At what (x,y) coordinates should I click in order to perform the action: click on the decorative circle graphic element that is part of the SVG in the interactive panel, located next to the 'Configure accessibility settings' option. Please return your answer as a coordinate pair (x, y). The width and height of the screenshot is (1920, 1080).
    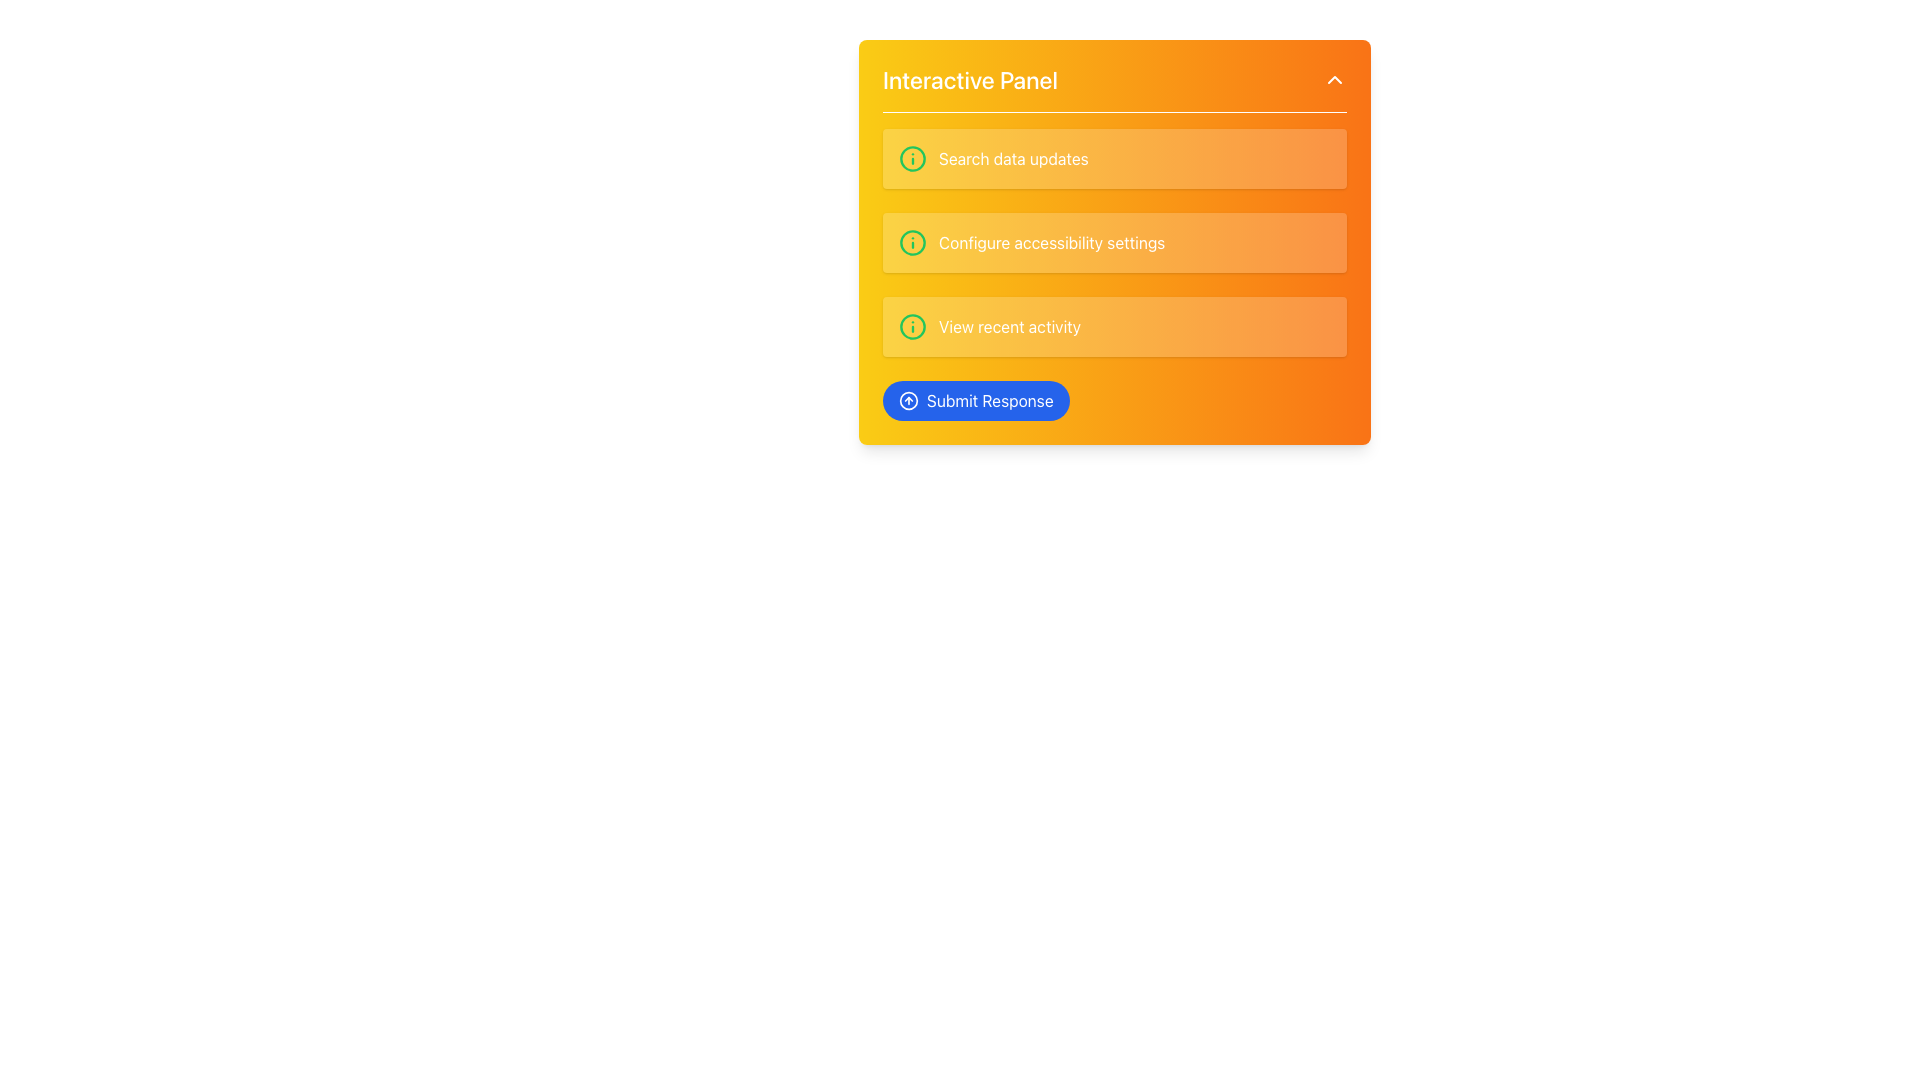
    Looking at the image, I should click on (911, 157).